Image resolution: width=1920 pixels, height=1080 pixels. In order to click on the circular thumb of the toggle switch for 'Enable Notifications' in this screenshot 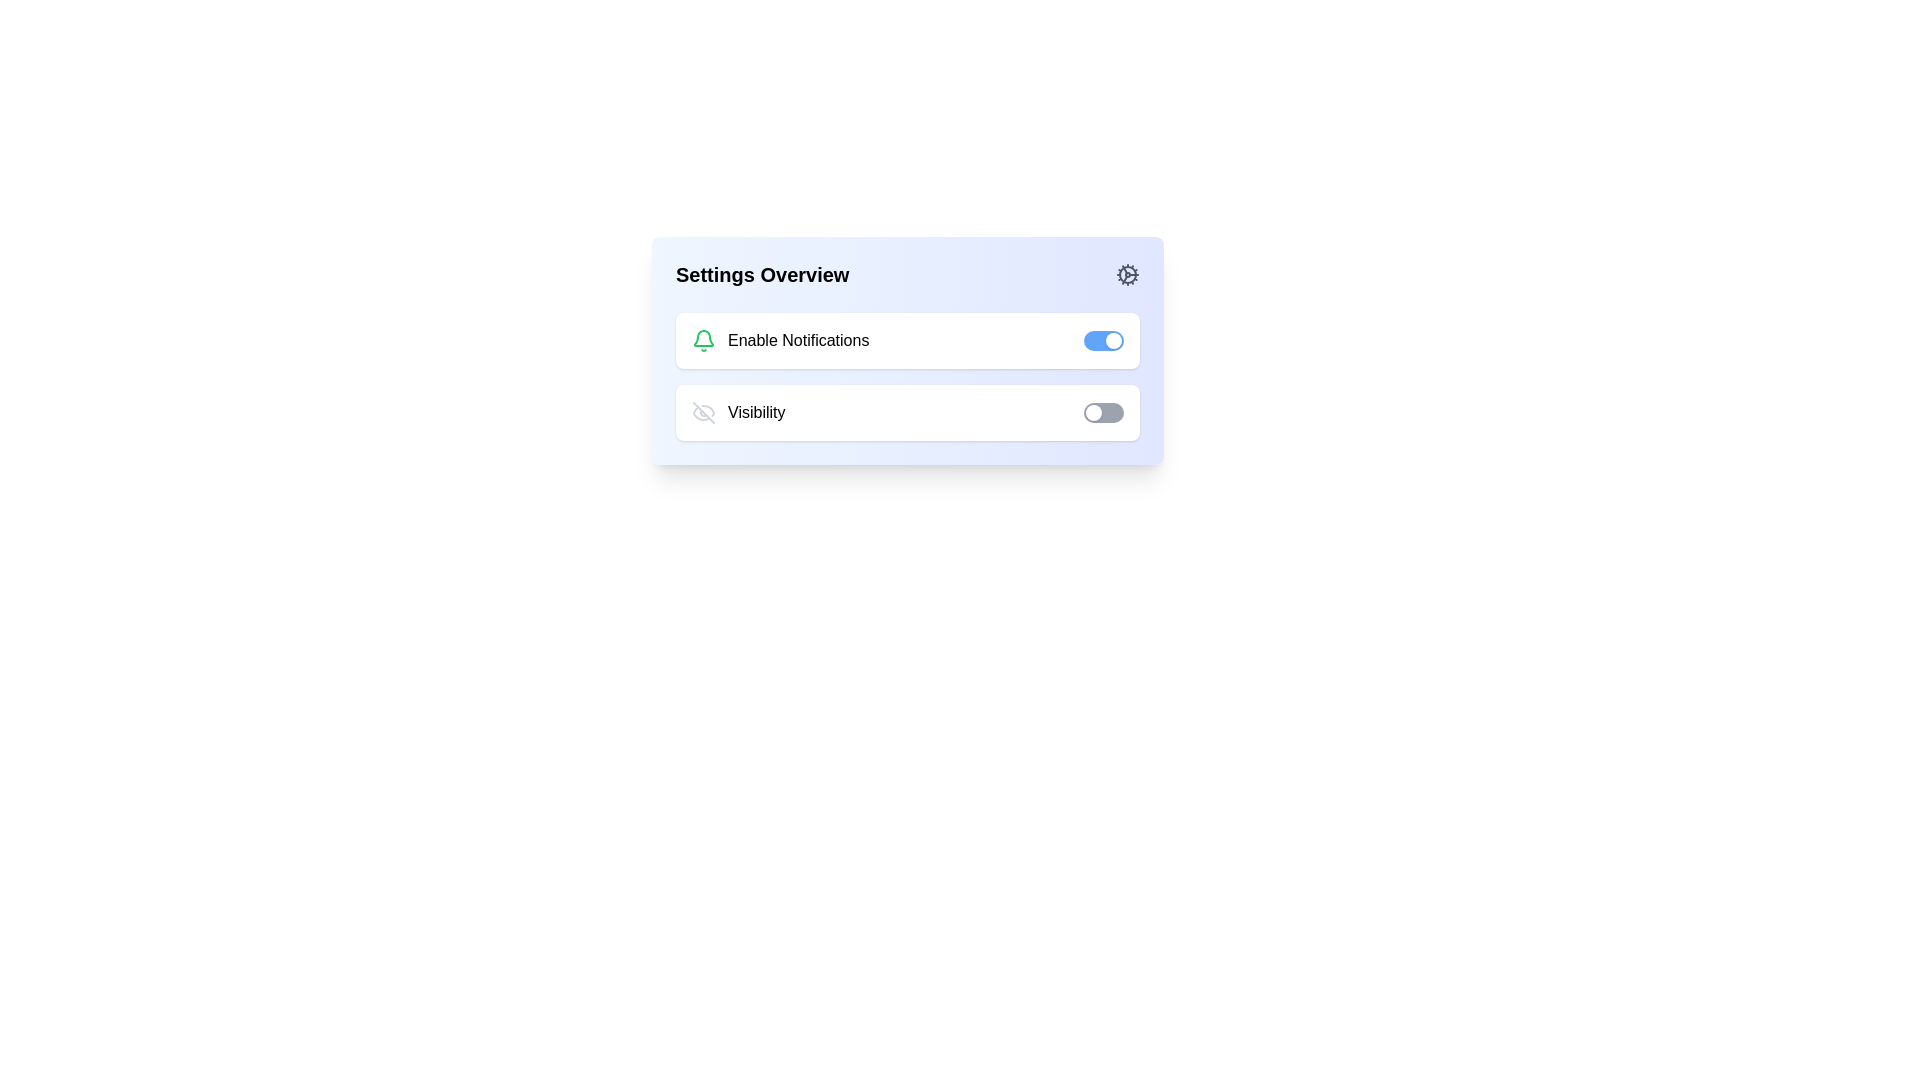, I will do `click(1103, 339)`.